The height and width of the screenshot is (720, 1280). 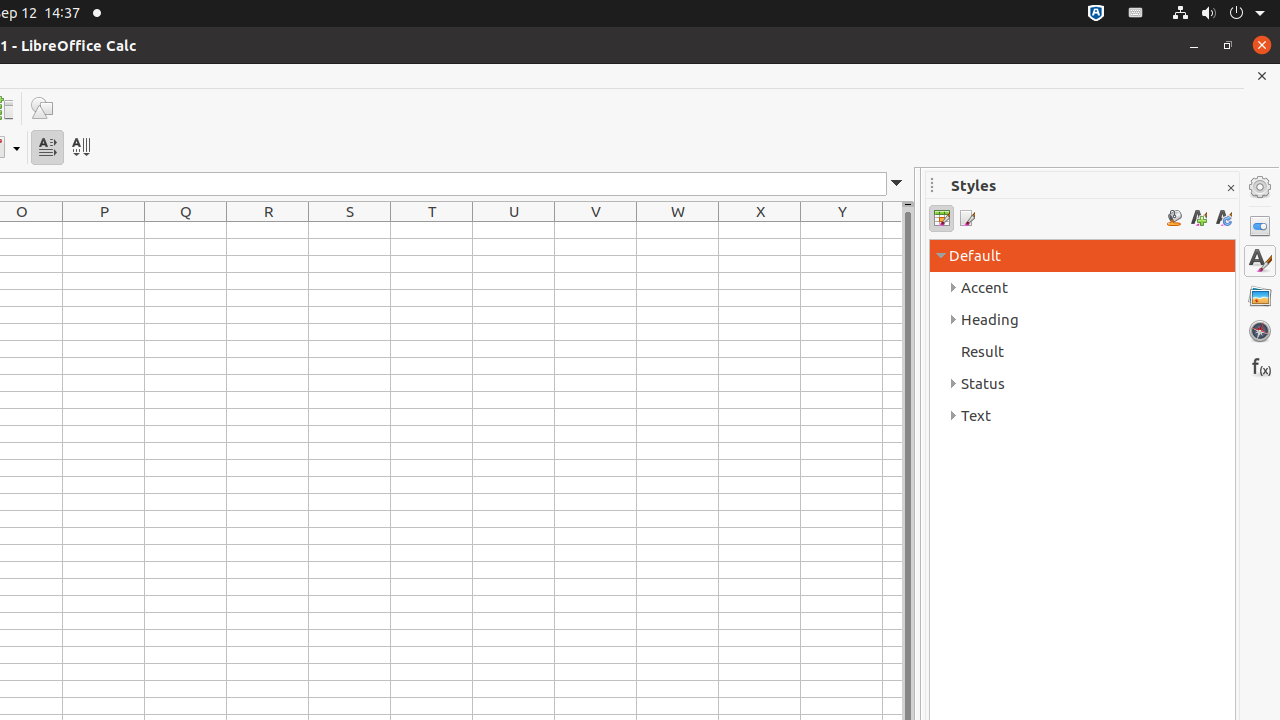 I want to click on 'V1', so click(x=594, y=229).